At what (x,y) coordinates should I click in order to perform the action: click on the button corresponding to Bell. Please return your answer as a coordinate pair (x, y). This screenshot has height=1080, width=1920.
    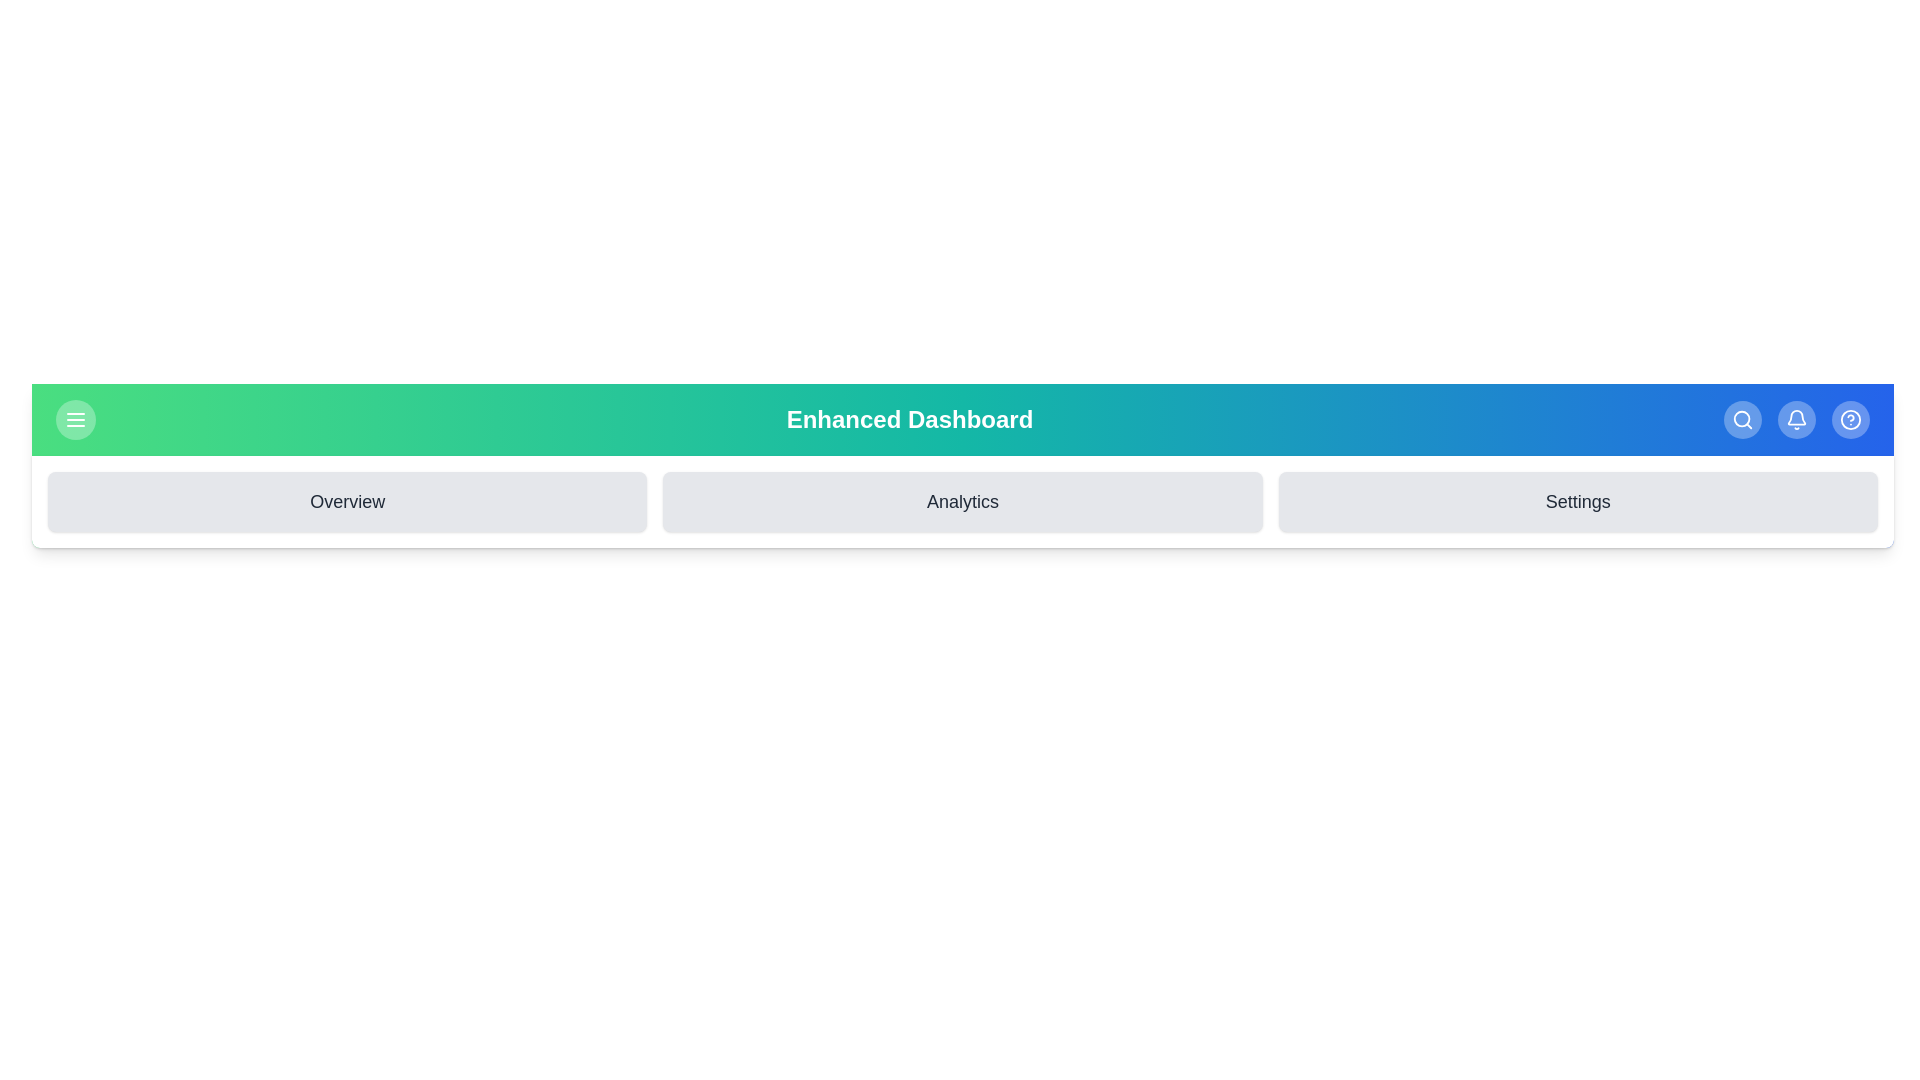
    Looking at the image, I should click on (1796, 419).